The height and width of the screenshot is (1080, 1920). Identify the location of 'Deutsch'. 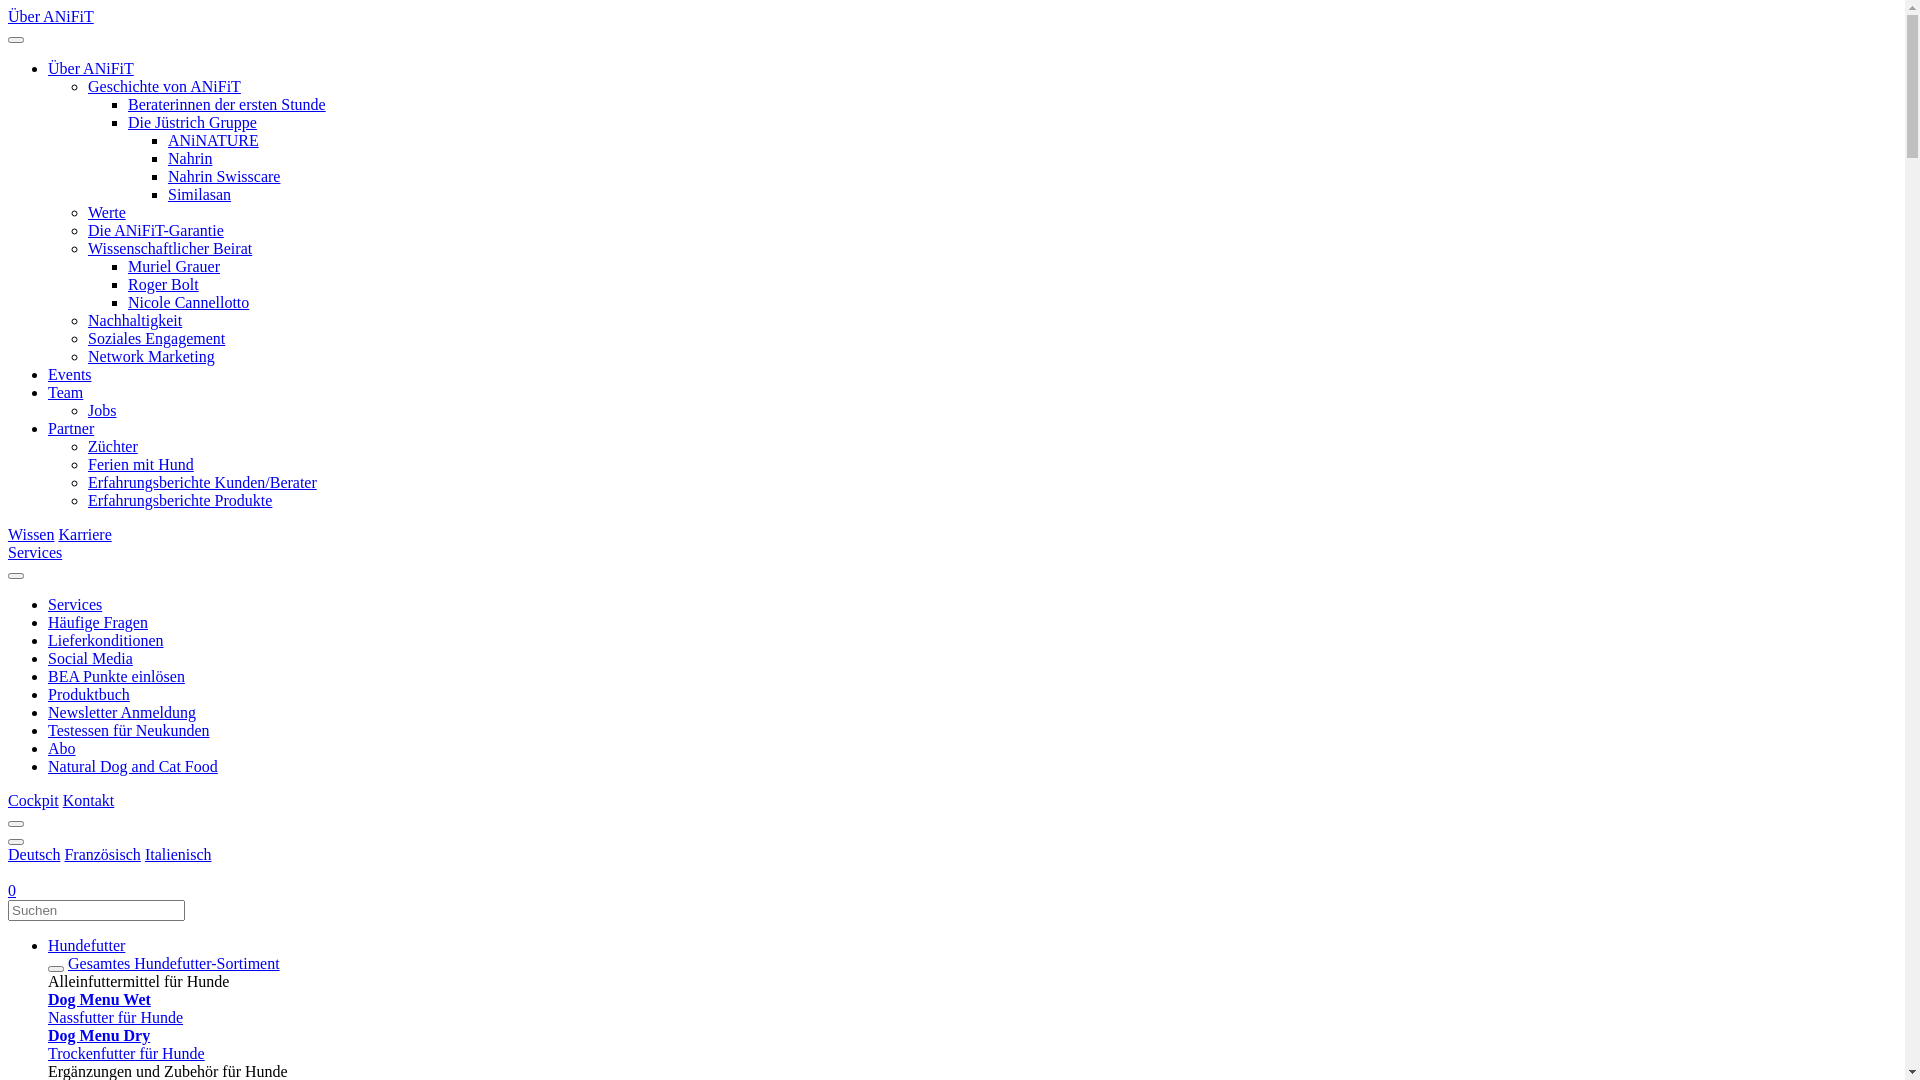
(33, 854).